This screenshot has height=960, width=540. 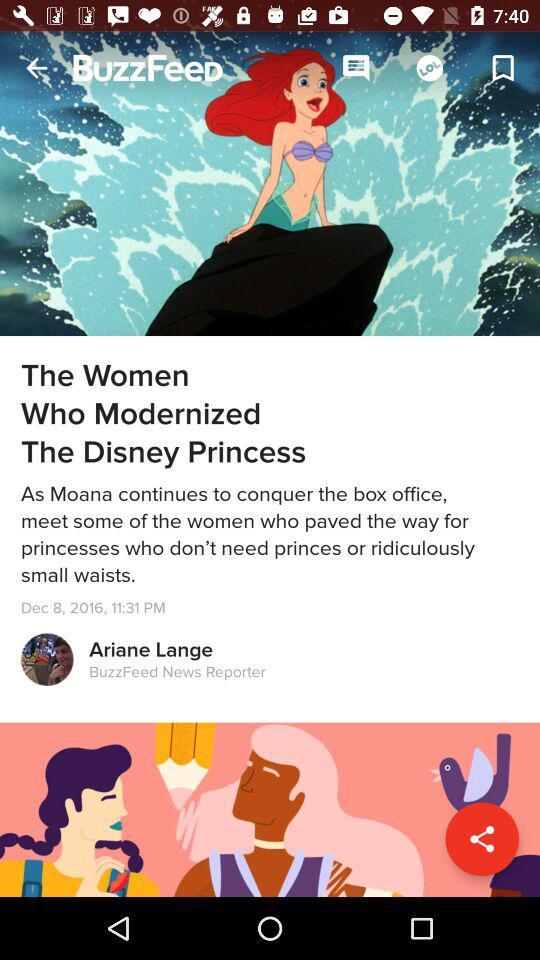 I want to click on the share icon, so click(x=481, y=839).